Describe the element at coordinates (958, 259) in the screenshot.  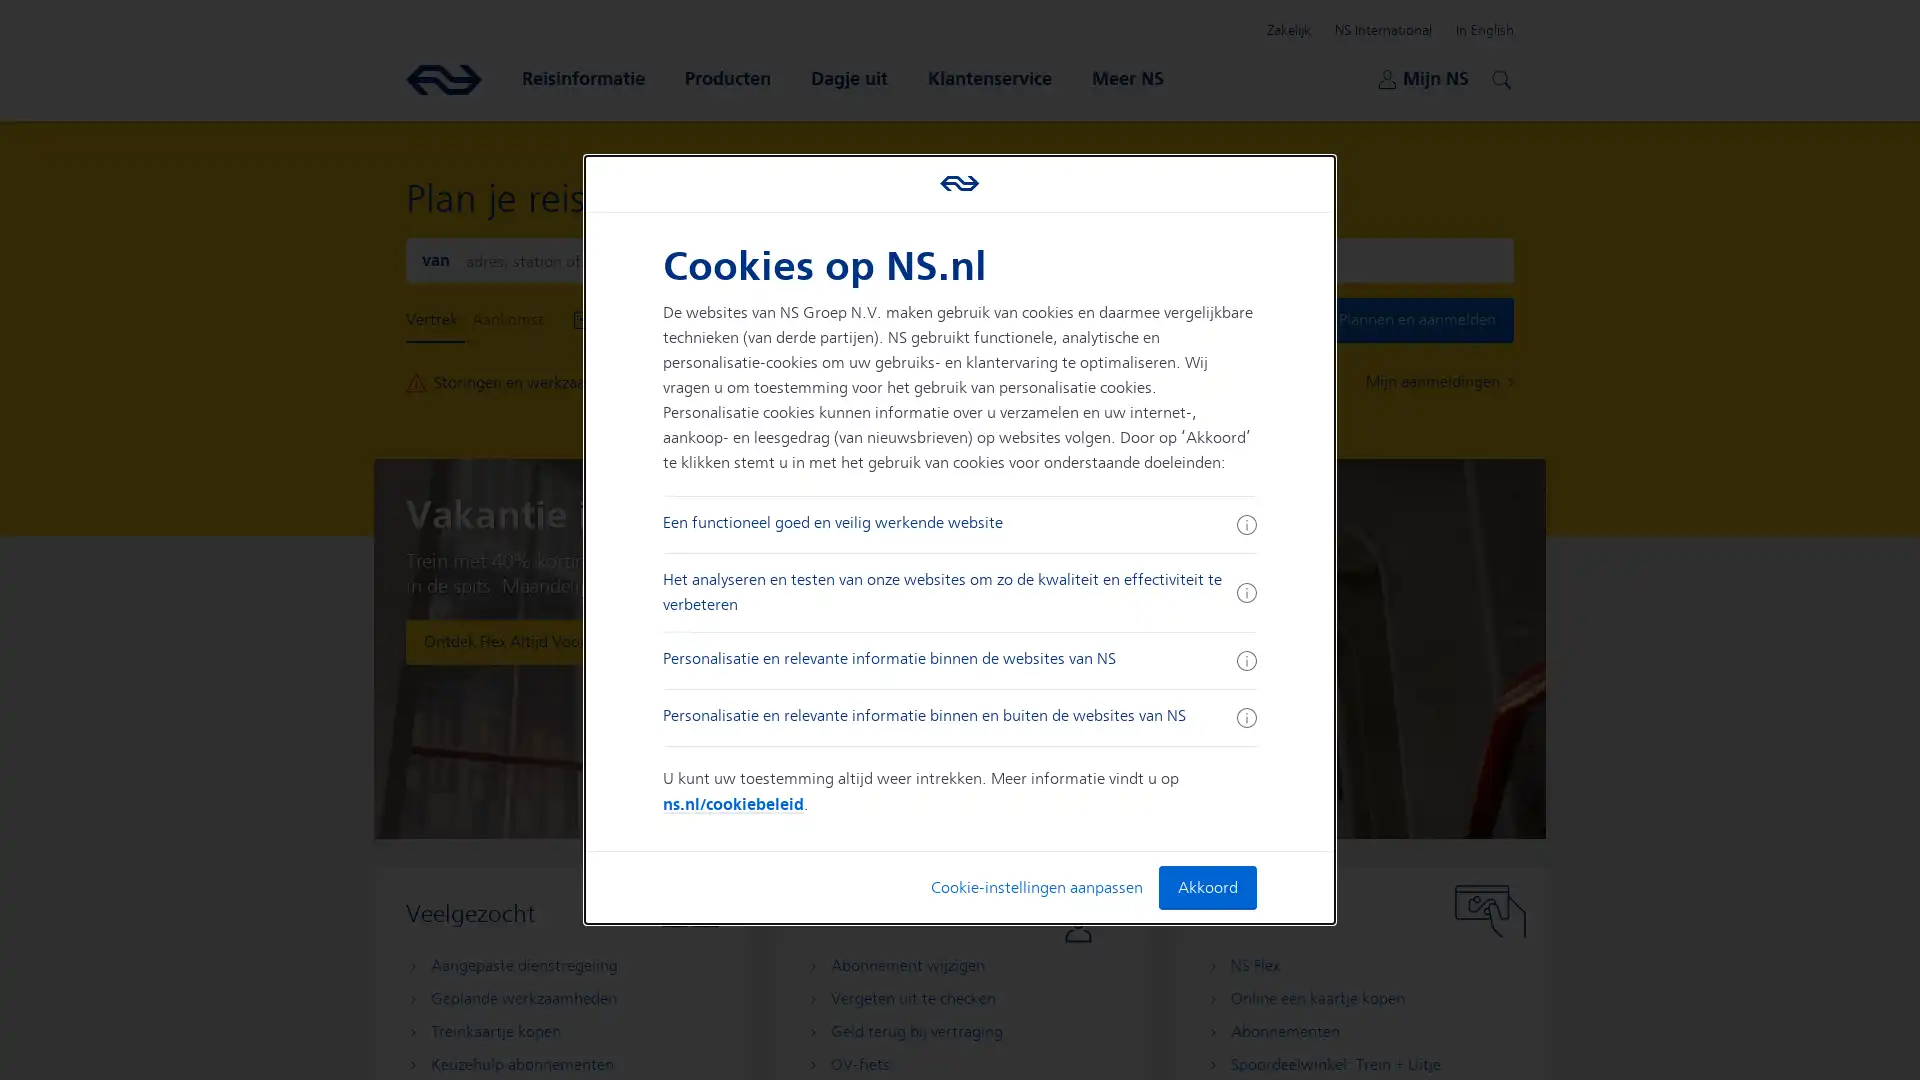
I see `Wissel aankomst en vertrek locaties om` at that location.